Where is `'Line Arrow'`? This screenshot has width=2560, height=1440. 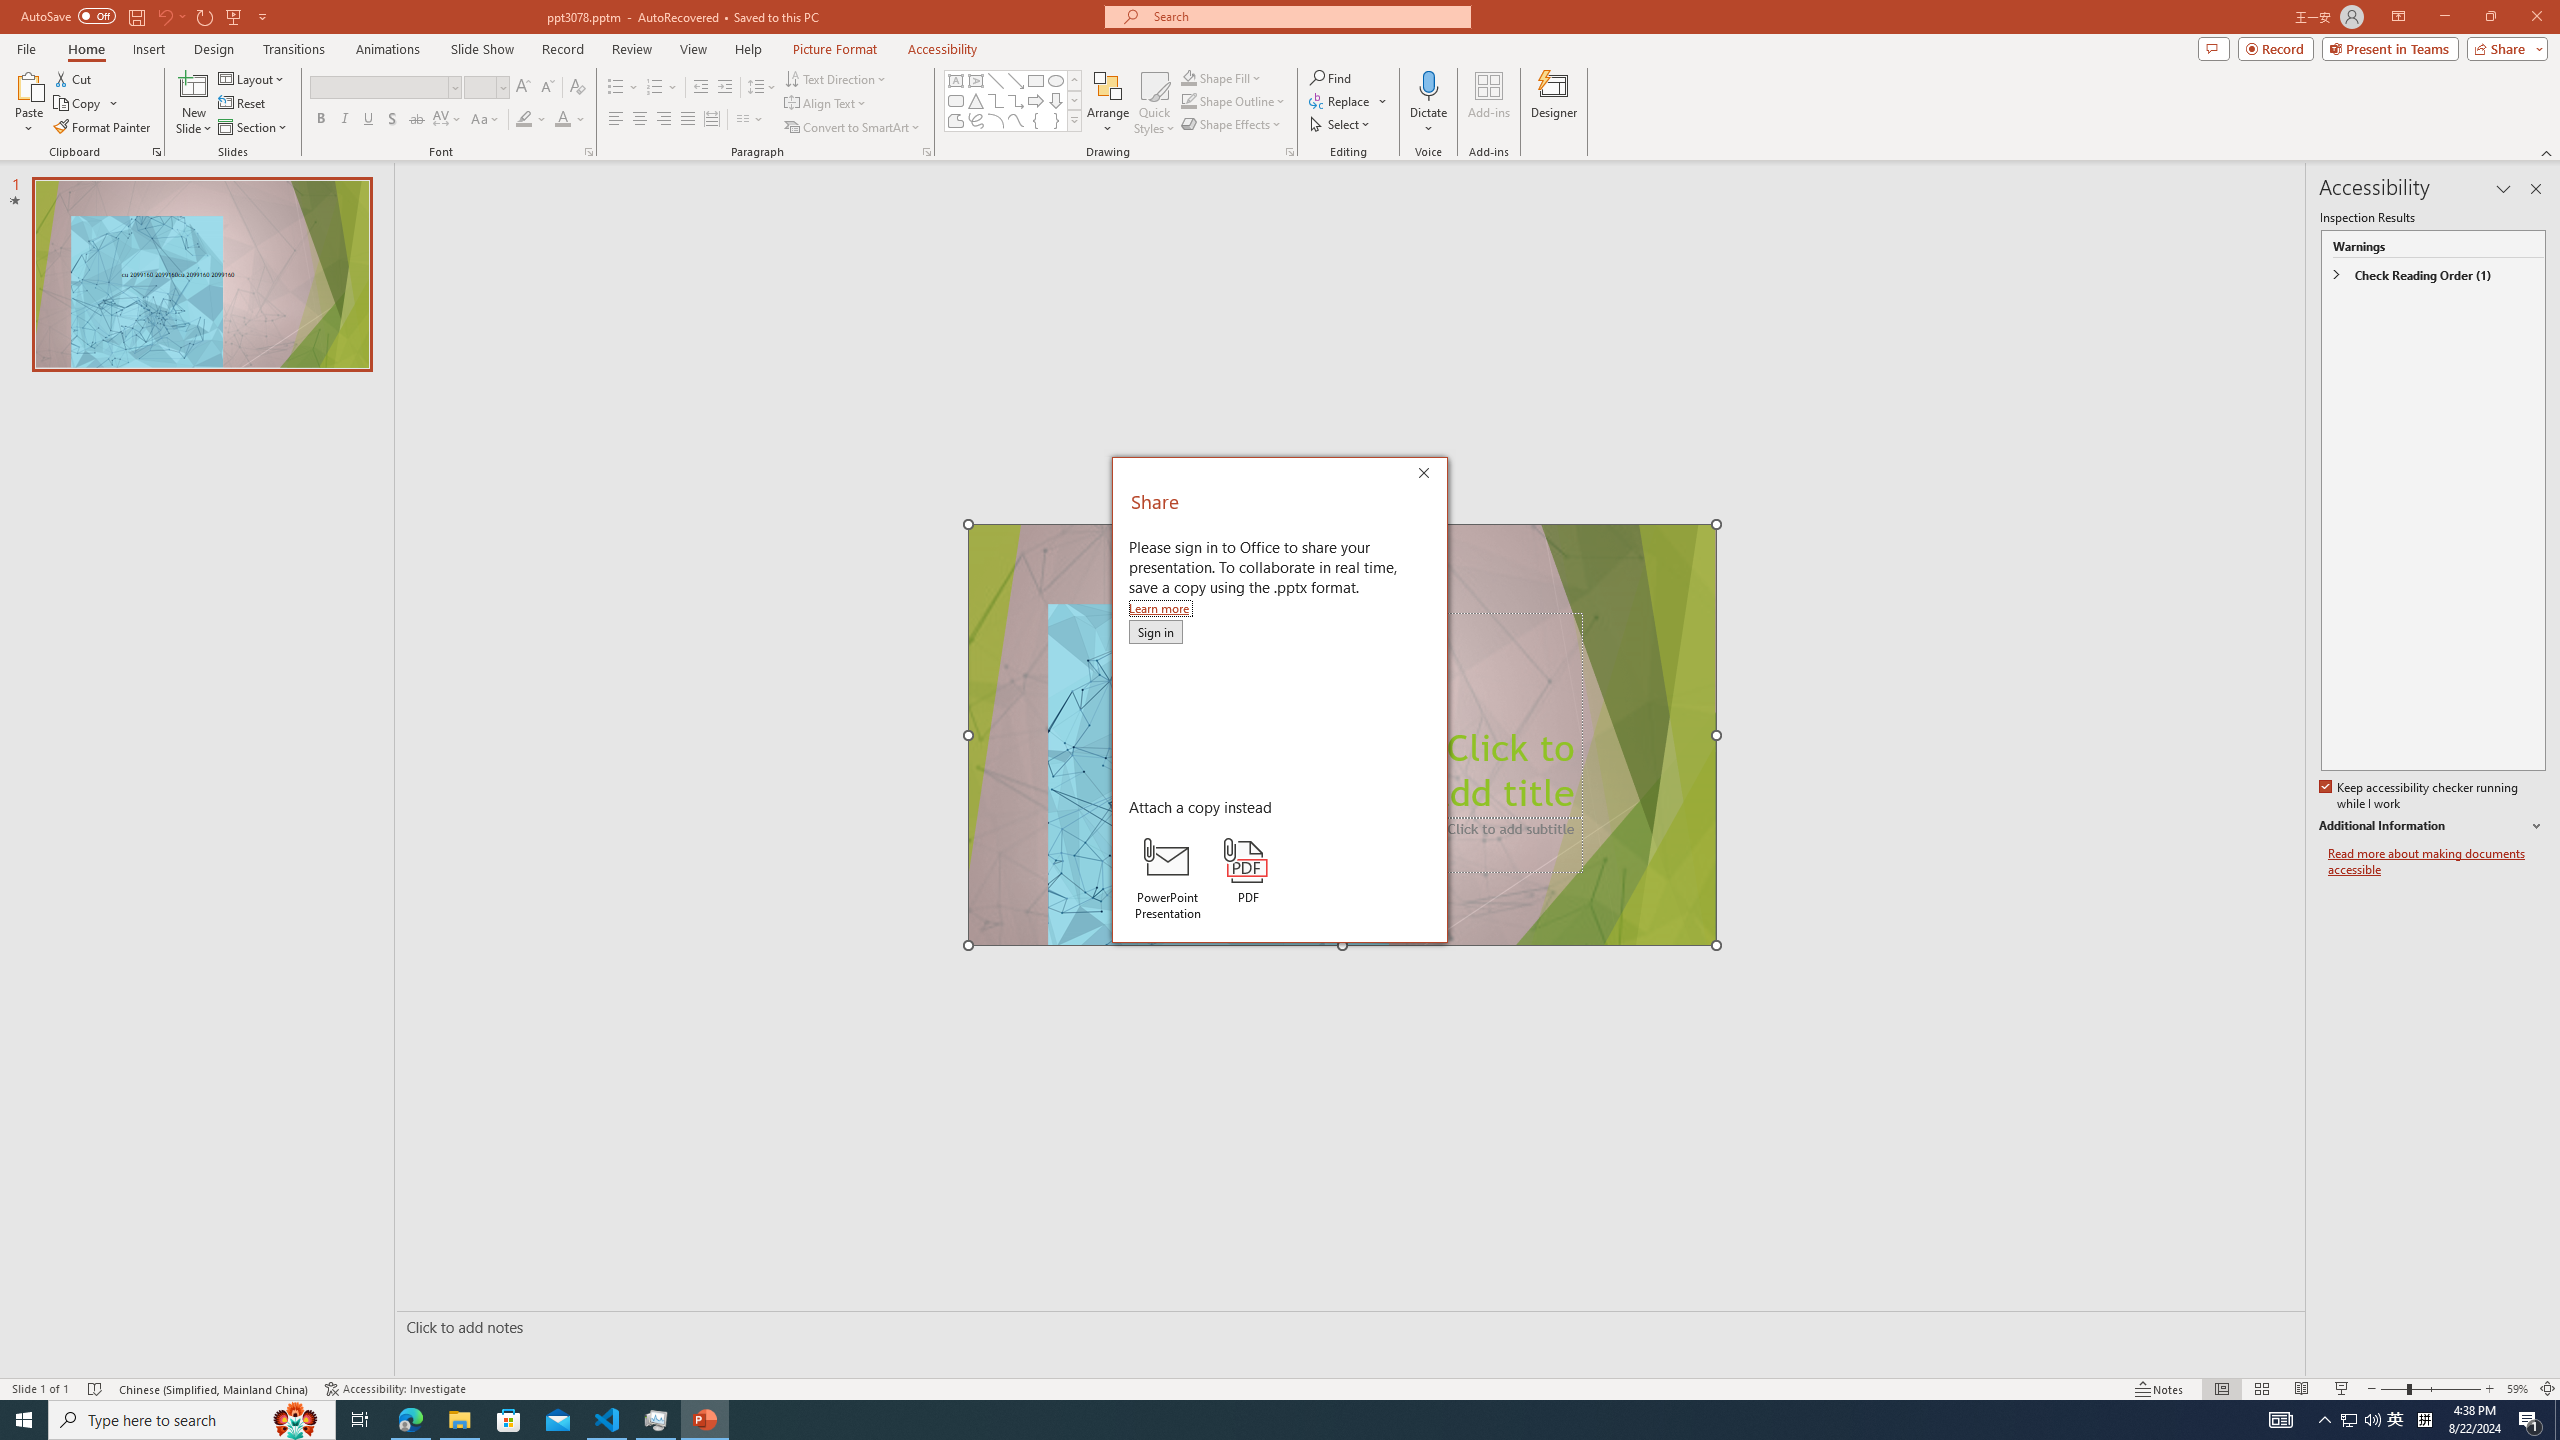 'Line Arrow' is located at coordinates (1015, 80).